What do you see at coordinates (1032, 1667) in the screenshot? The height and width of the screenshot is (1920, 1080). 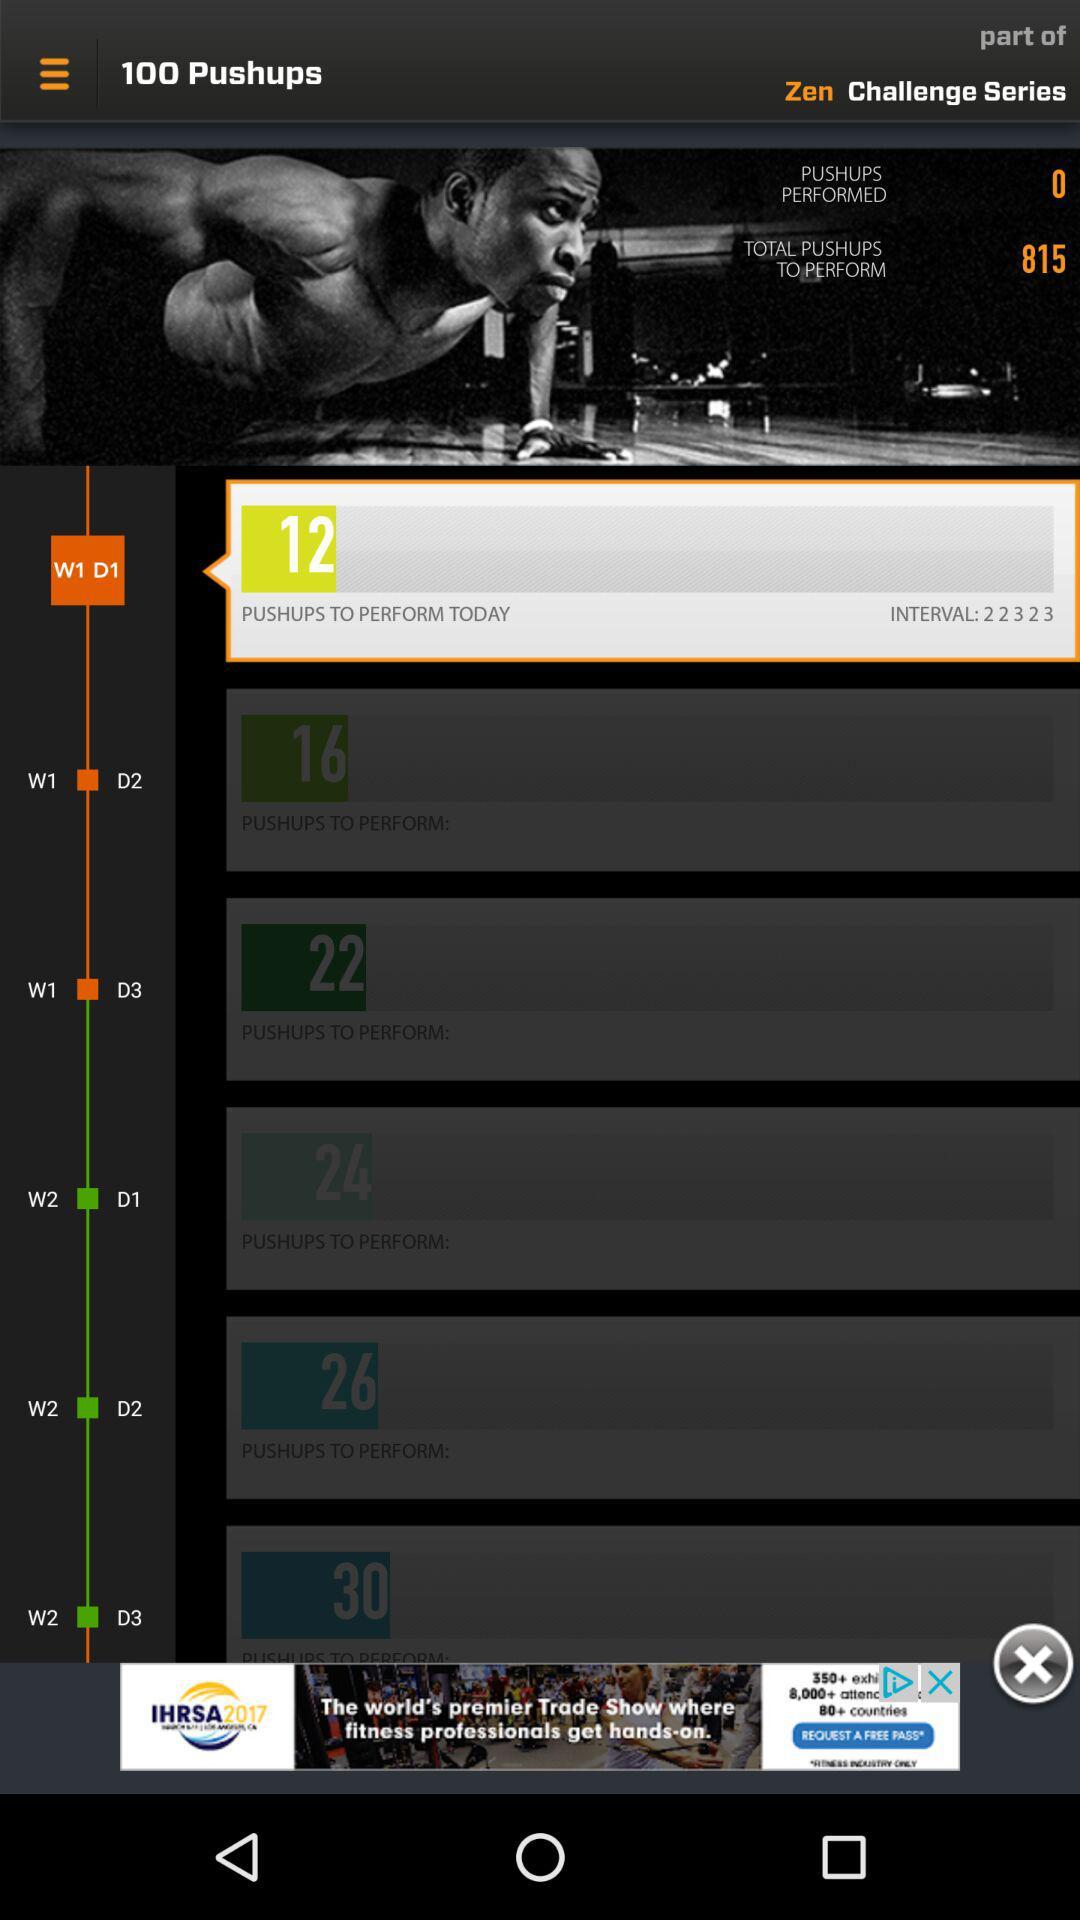 I see `close` at bounding box center [1032, 1667].